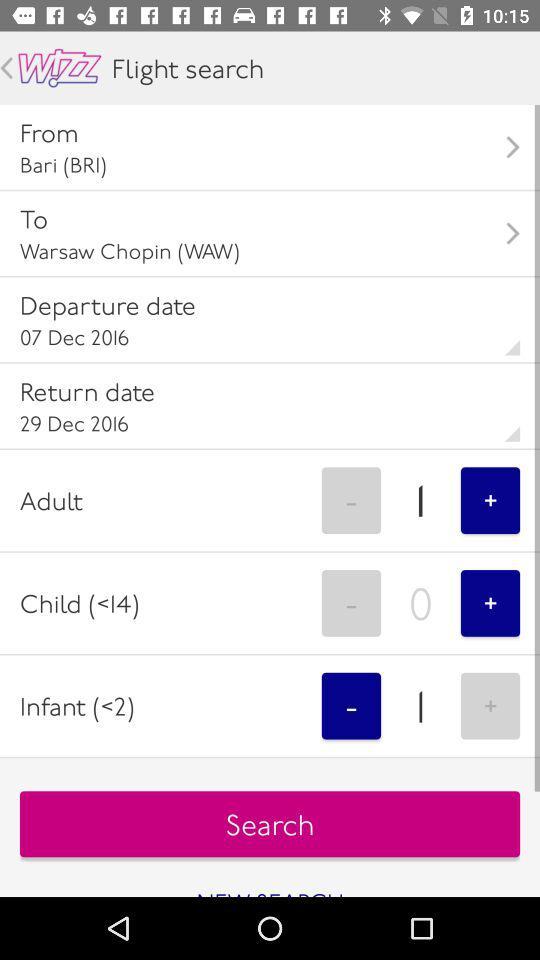  I want to click on icon to the left of the 1, so click(350, 706).